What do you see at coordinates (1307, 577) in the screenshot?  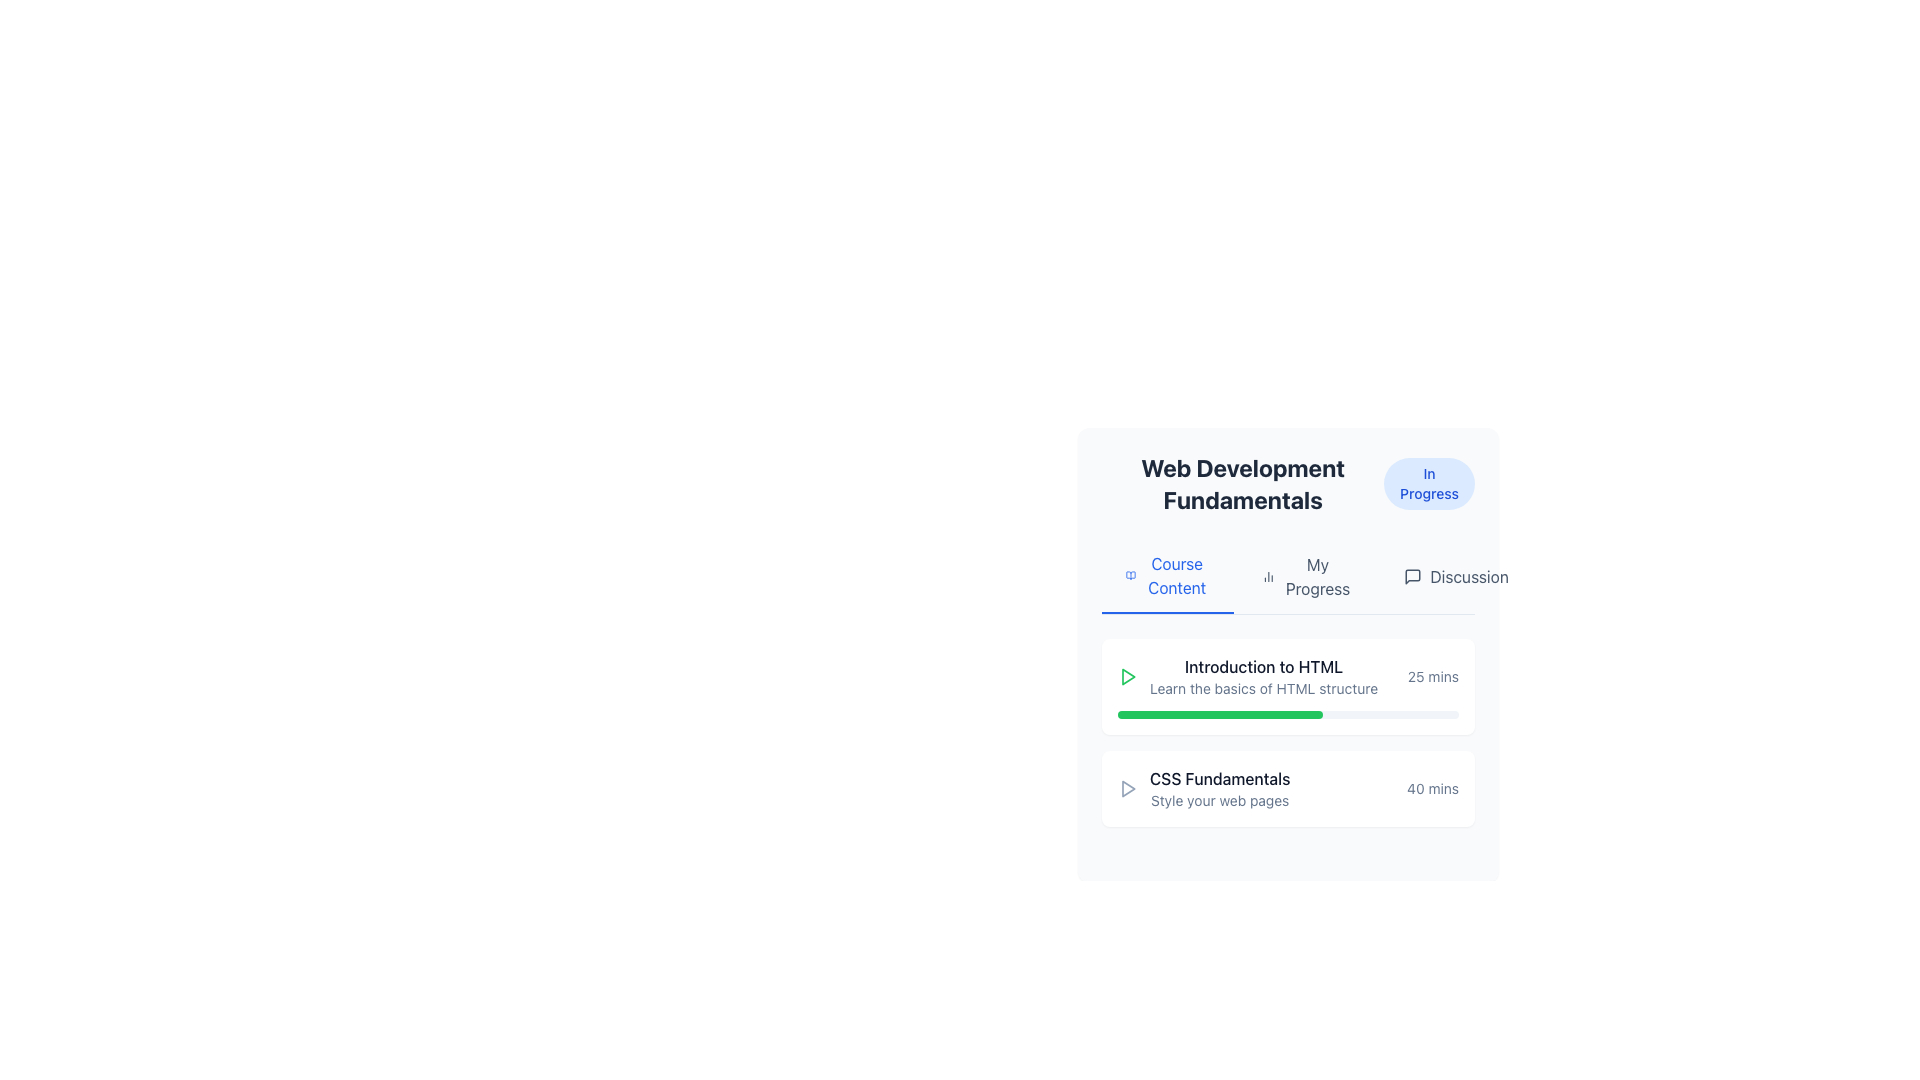 I see `the navigation tab that displays the user's progress within the application` at bounding box center [1307, 577].